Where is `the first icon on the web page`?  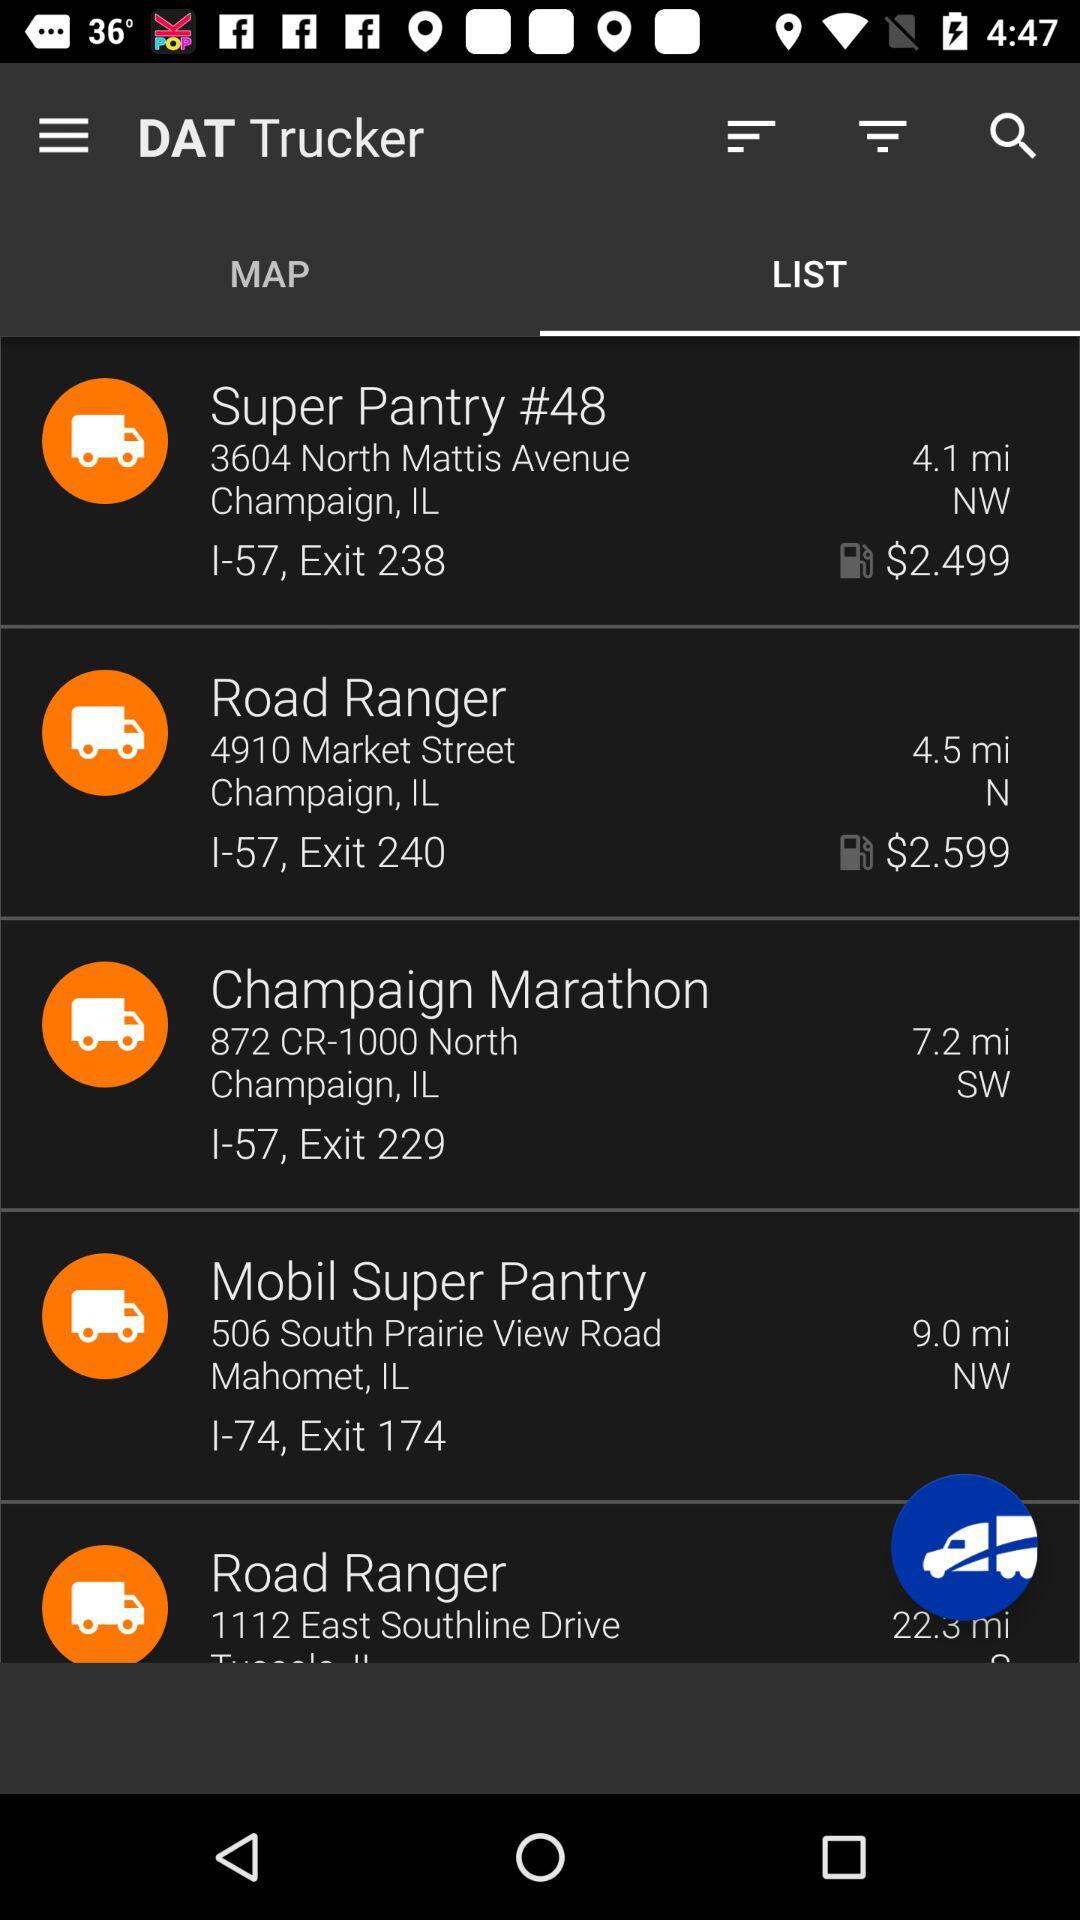
the first icon on the web page is located at coordinates (104, 440).